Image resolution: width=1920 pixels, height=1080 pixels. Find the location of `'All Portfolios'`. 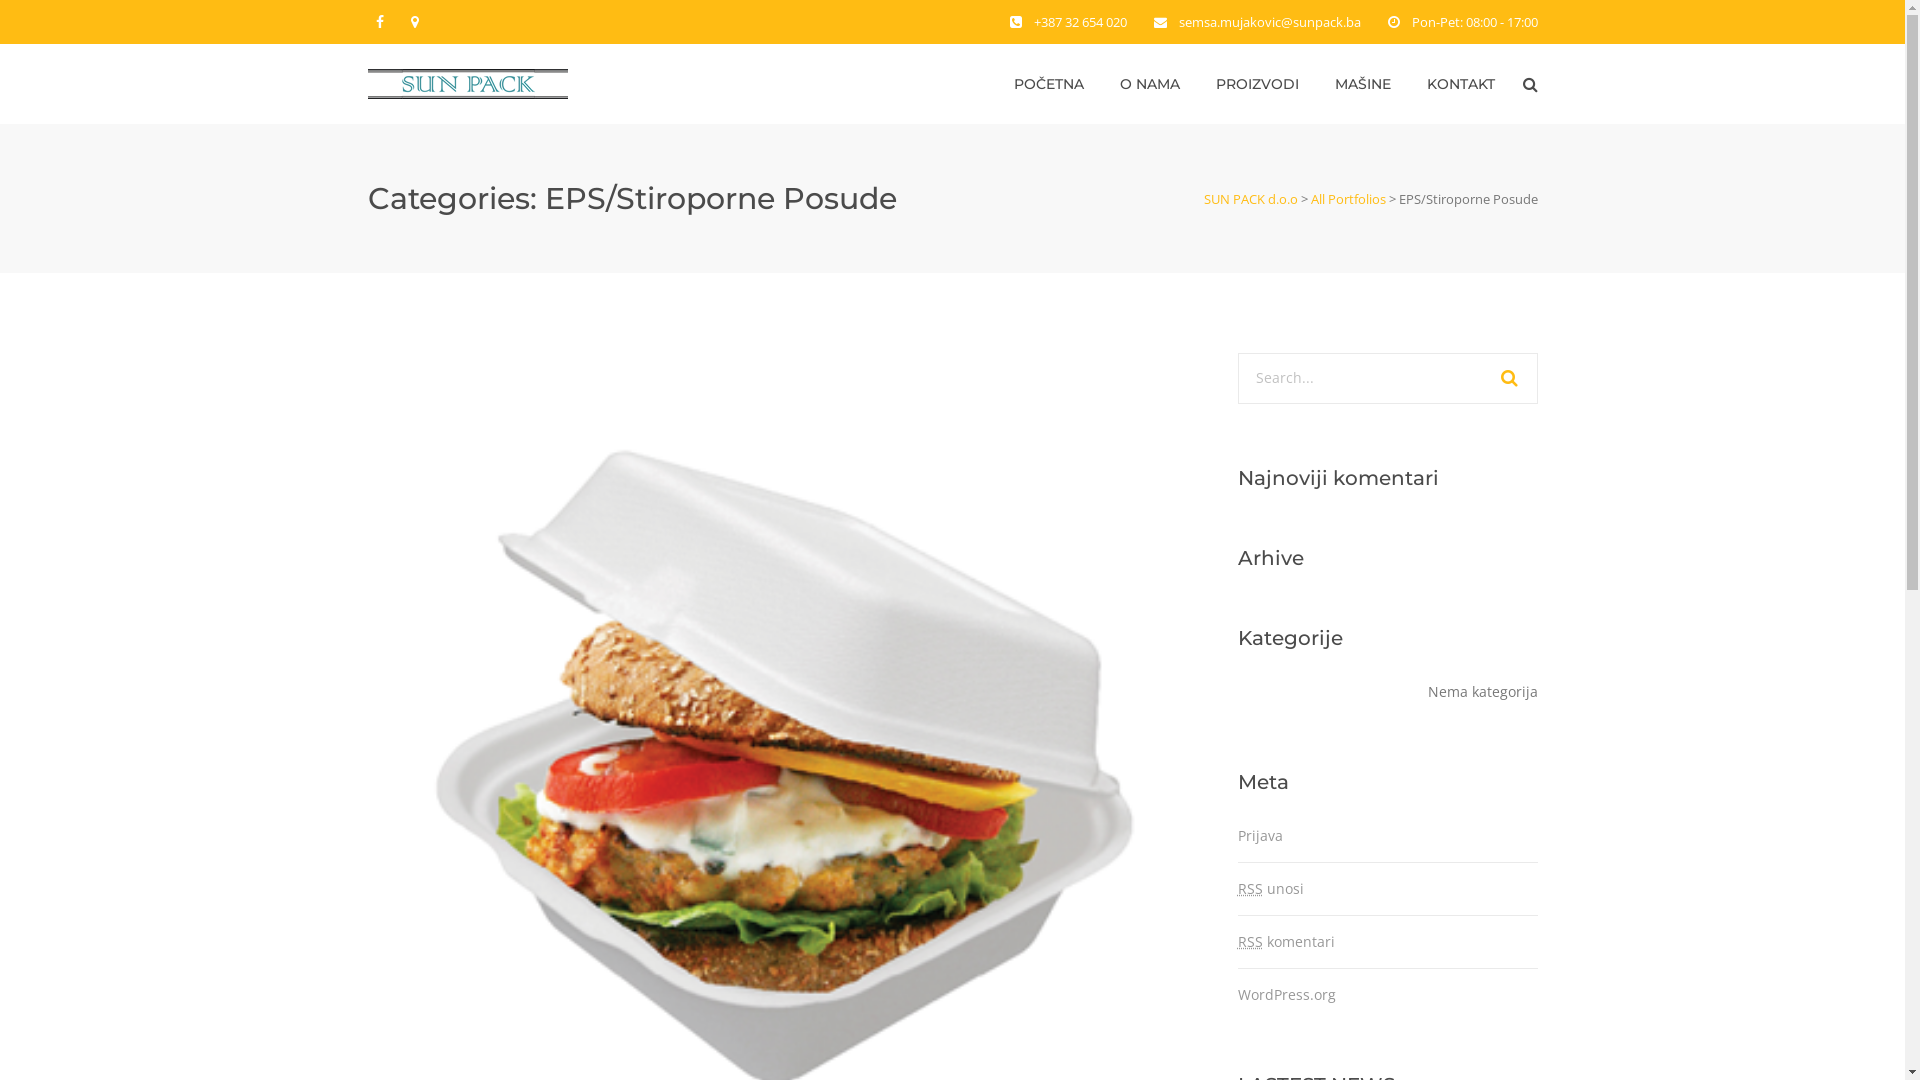

'All Portfolios' is located at coordinates (1347, 199).